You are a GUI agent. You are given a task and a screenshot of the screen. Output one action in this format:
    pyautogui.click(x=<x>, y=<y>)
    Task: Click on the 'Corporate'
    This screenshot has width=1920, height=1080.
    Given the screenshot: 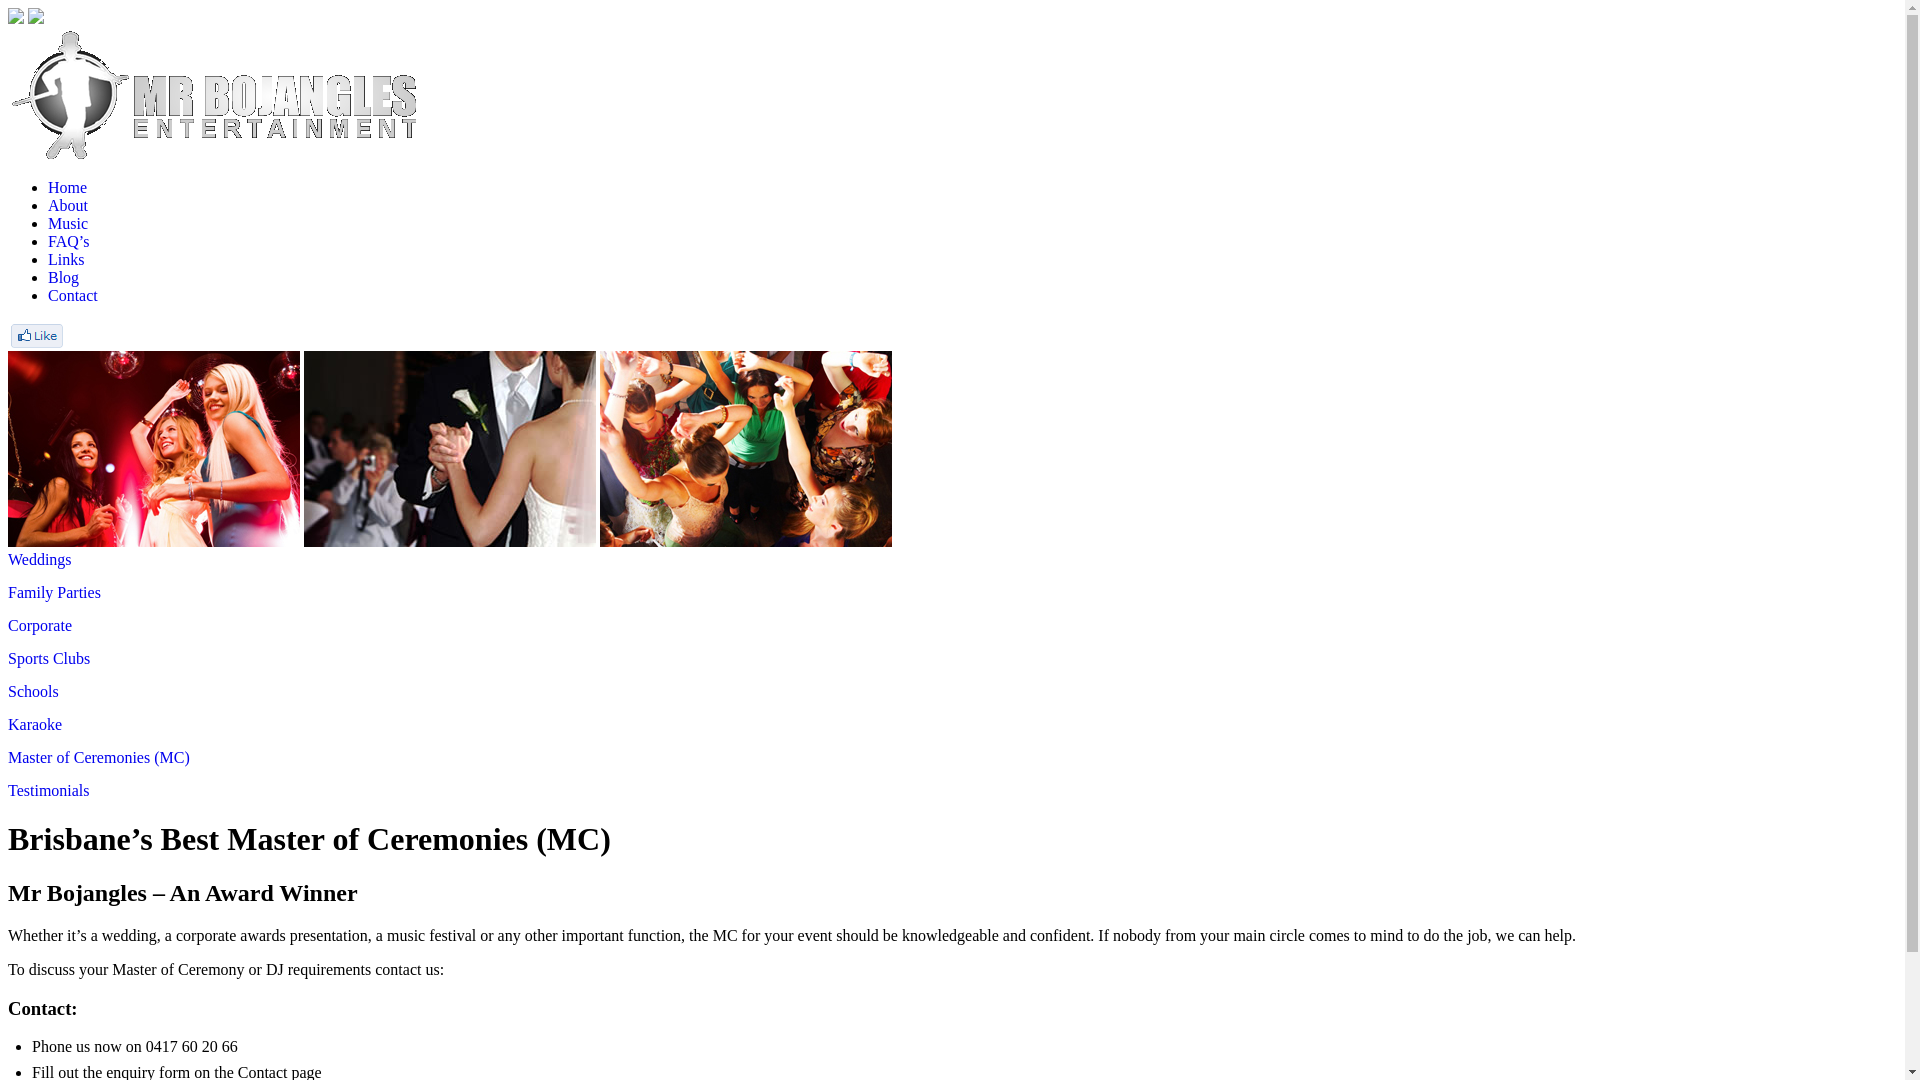 What is the action you would take?
    pyautogui.click(x=8, y=624)
    